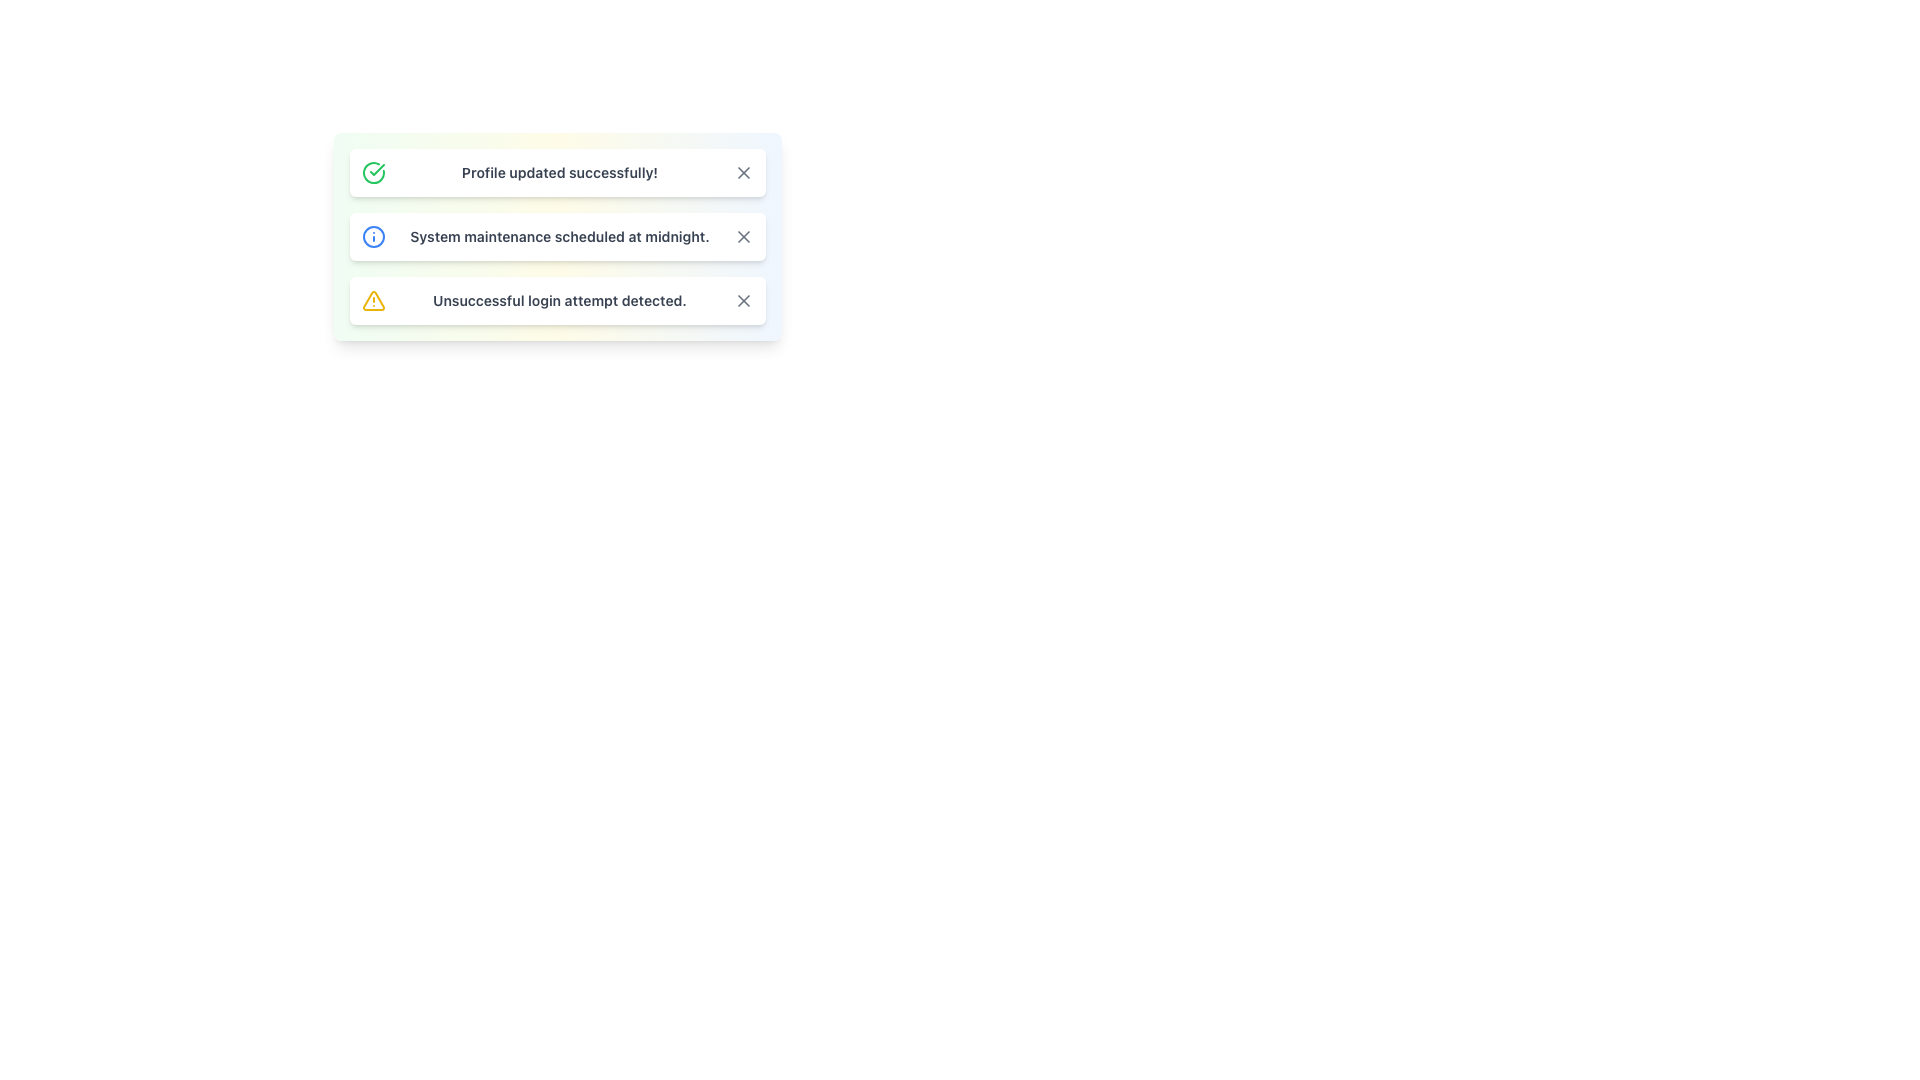  I want to click on the static text display that informs the user of a successful profile update, located within a notification card at the top of the list, so click(560, 172).